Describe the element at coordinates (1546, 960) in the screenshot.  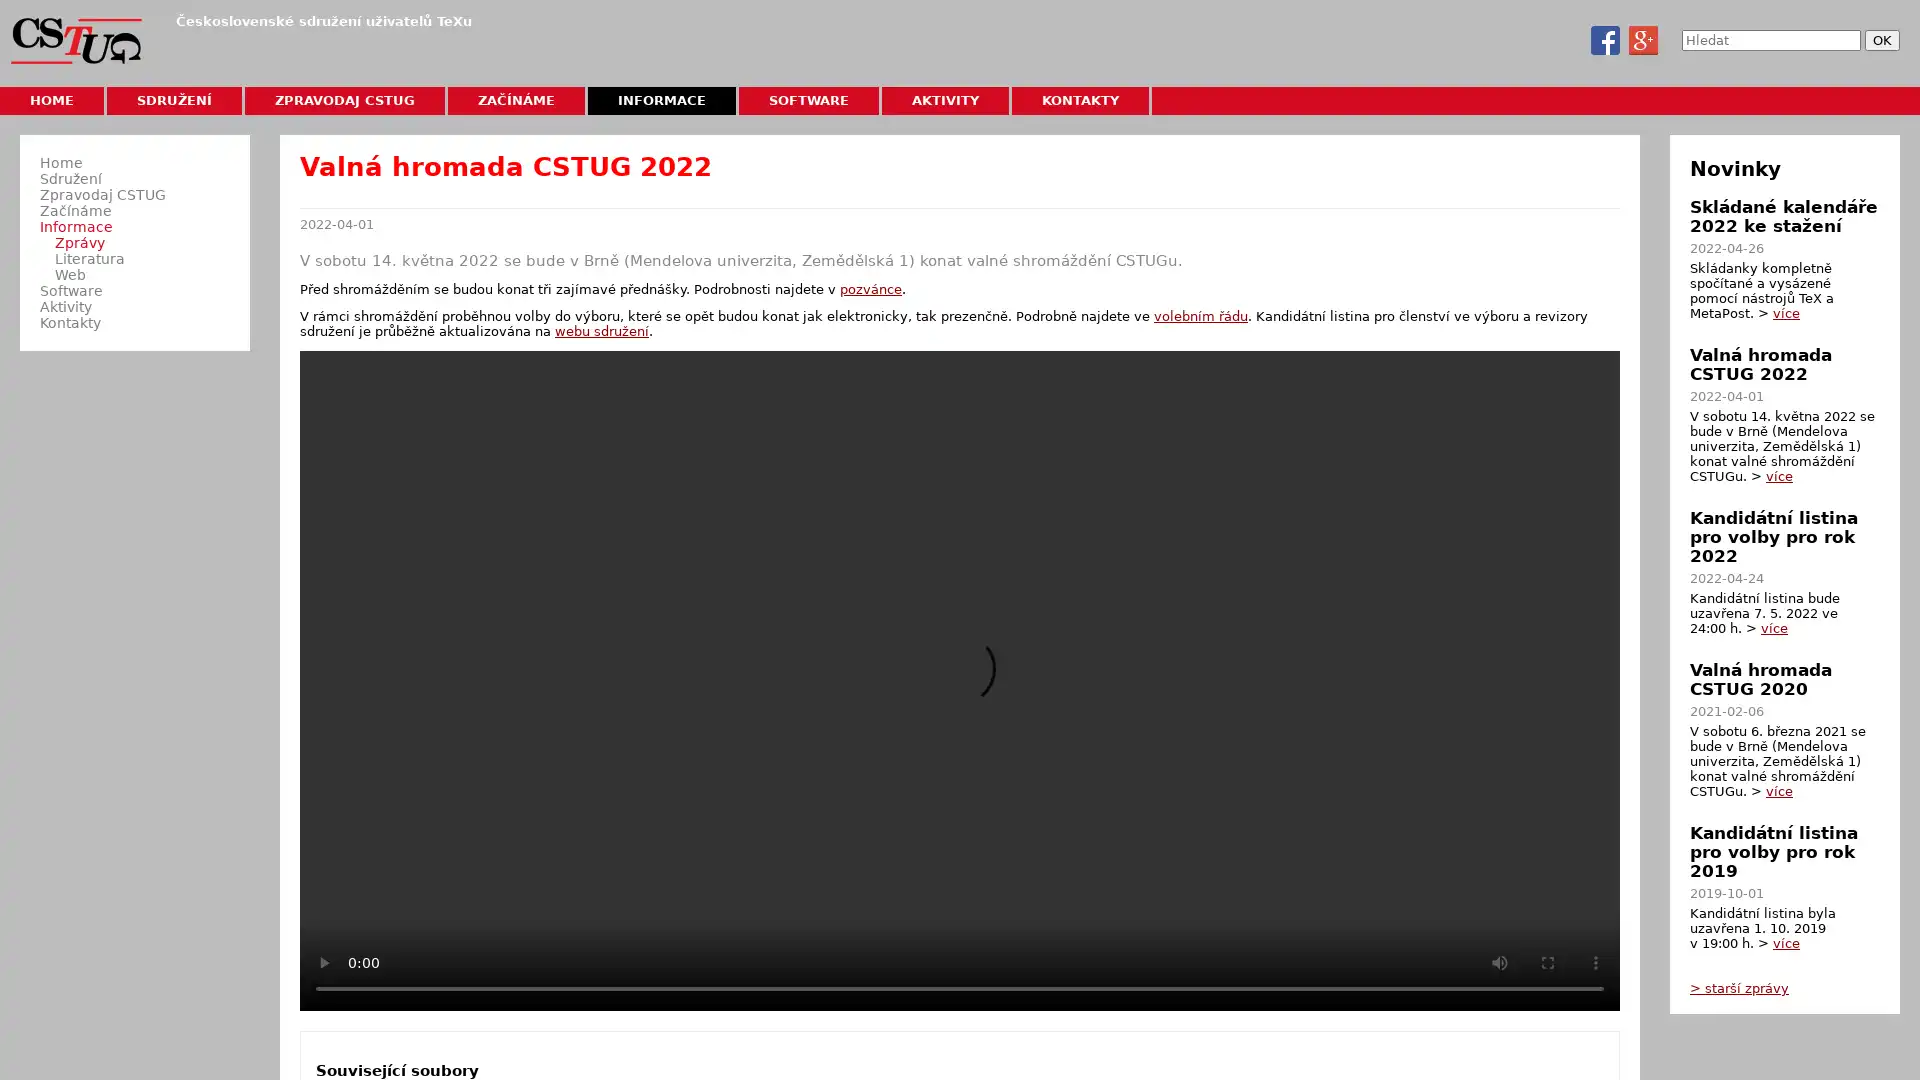
I see `enter full screen` at that location.